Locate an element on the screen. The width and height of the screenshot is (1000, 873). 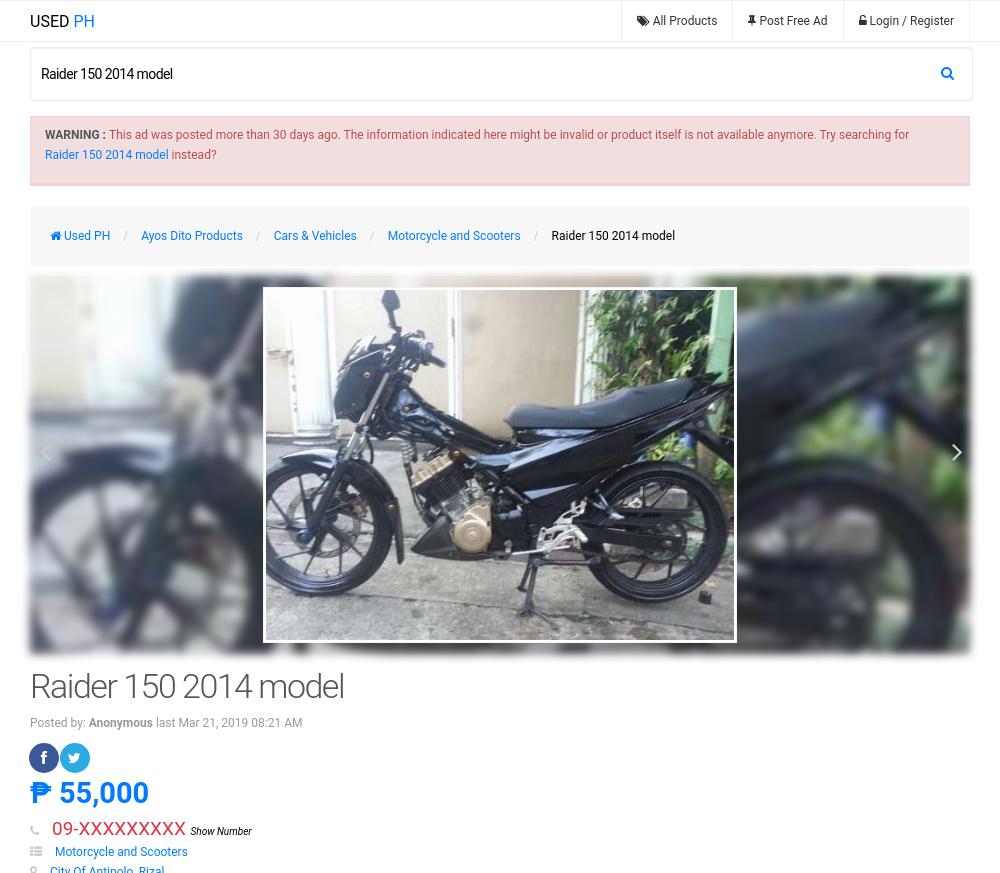
'WARNING :' is located at coordinates (45, 134).